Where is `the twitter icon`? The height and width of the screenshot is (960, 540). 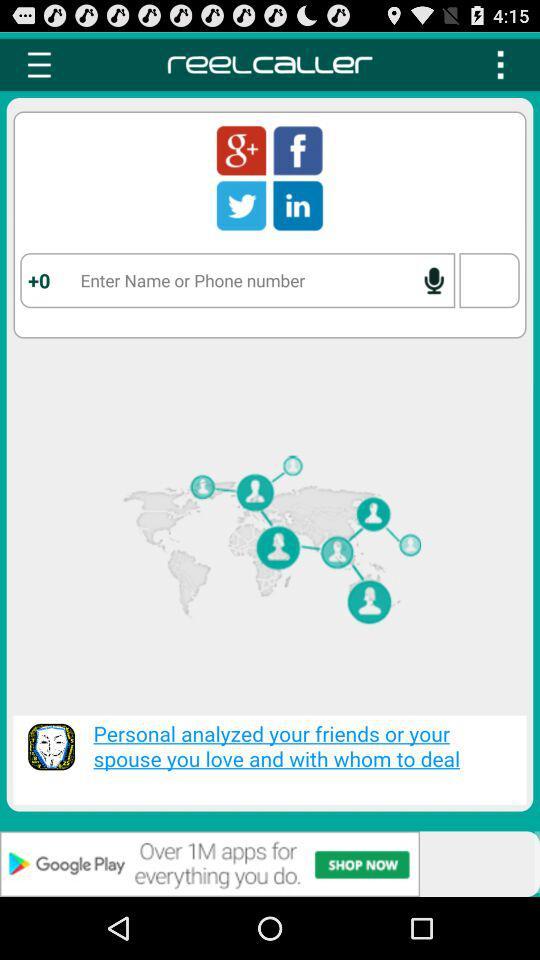 the twitter icon is located at coordinates (241, 219).